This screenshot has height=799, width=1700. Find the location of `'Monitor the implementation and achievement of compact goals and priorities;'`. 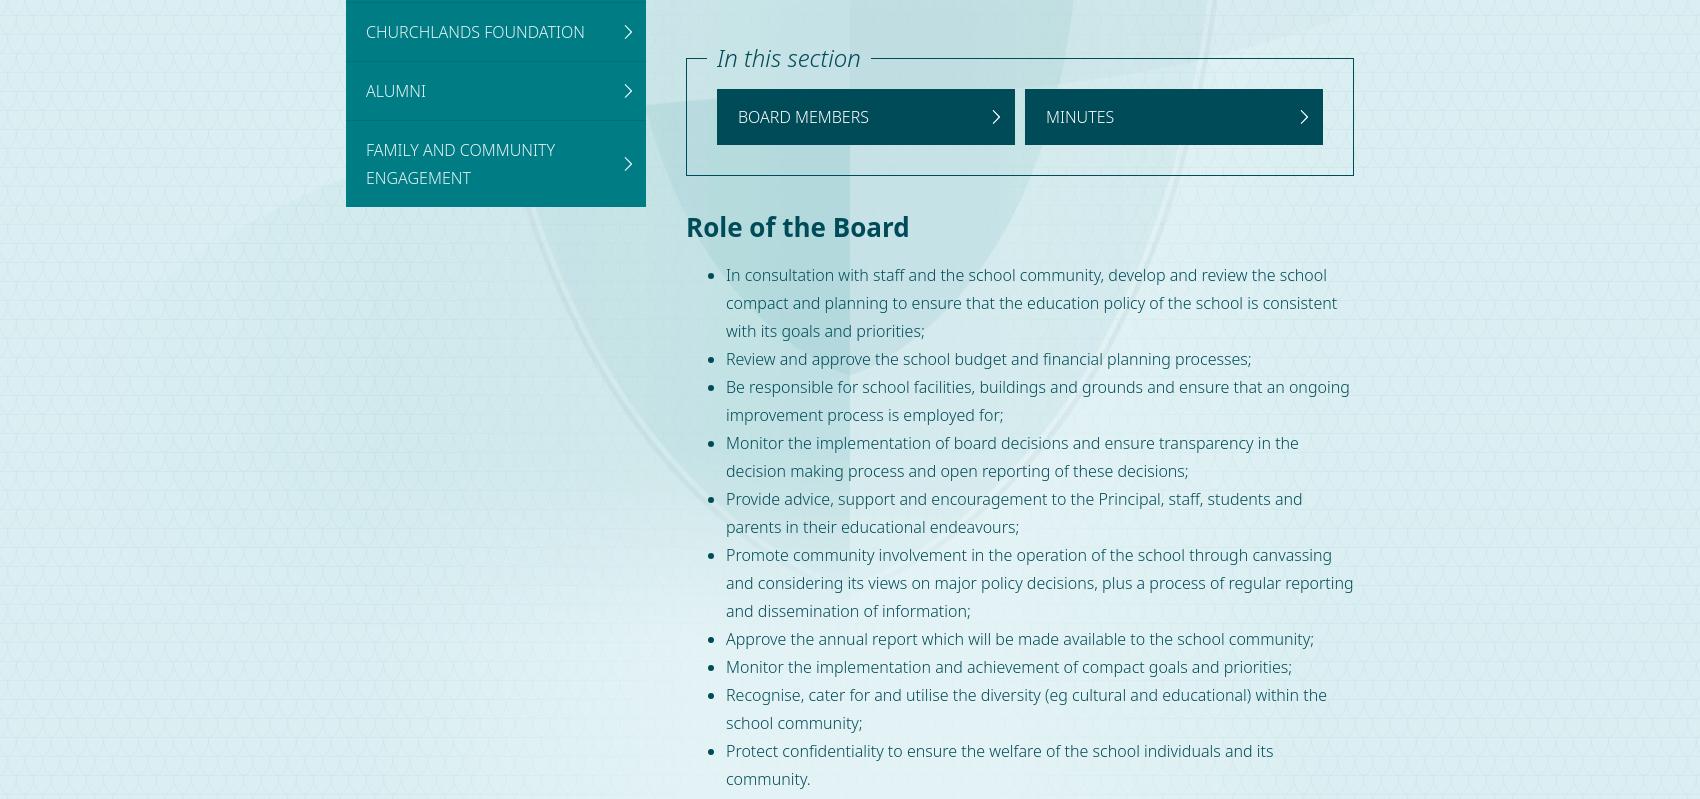

'Monitor the implementation and achievement of compact goals and priorities;' is located at coordinates (1007, 666).